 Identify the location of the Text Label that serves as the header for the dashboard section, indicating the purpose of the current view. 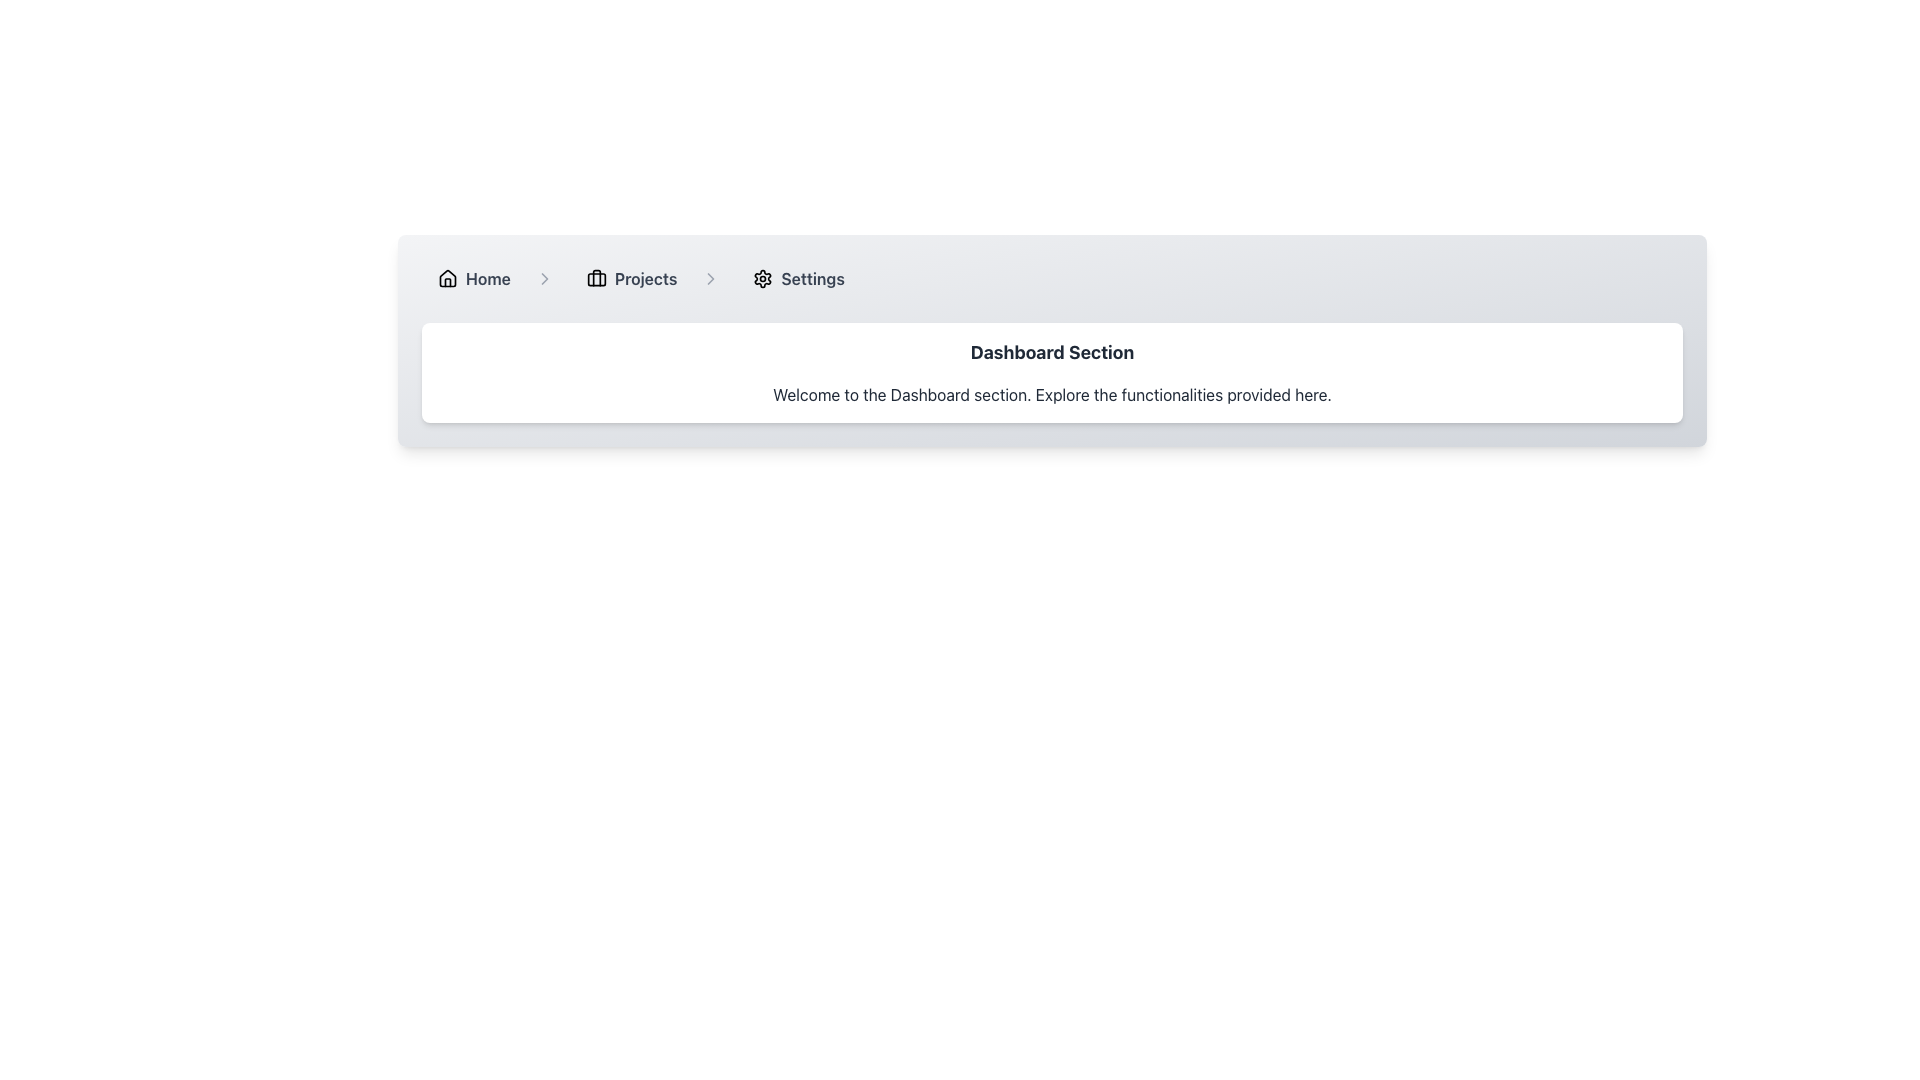
(1051, 352).